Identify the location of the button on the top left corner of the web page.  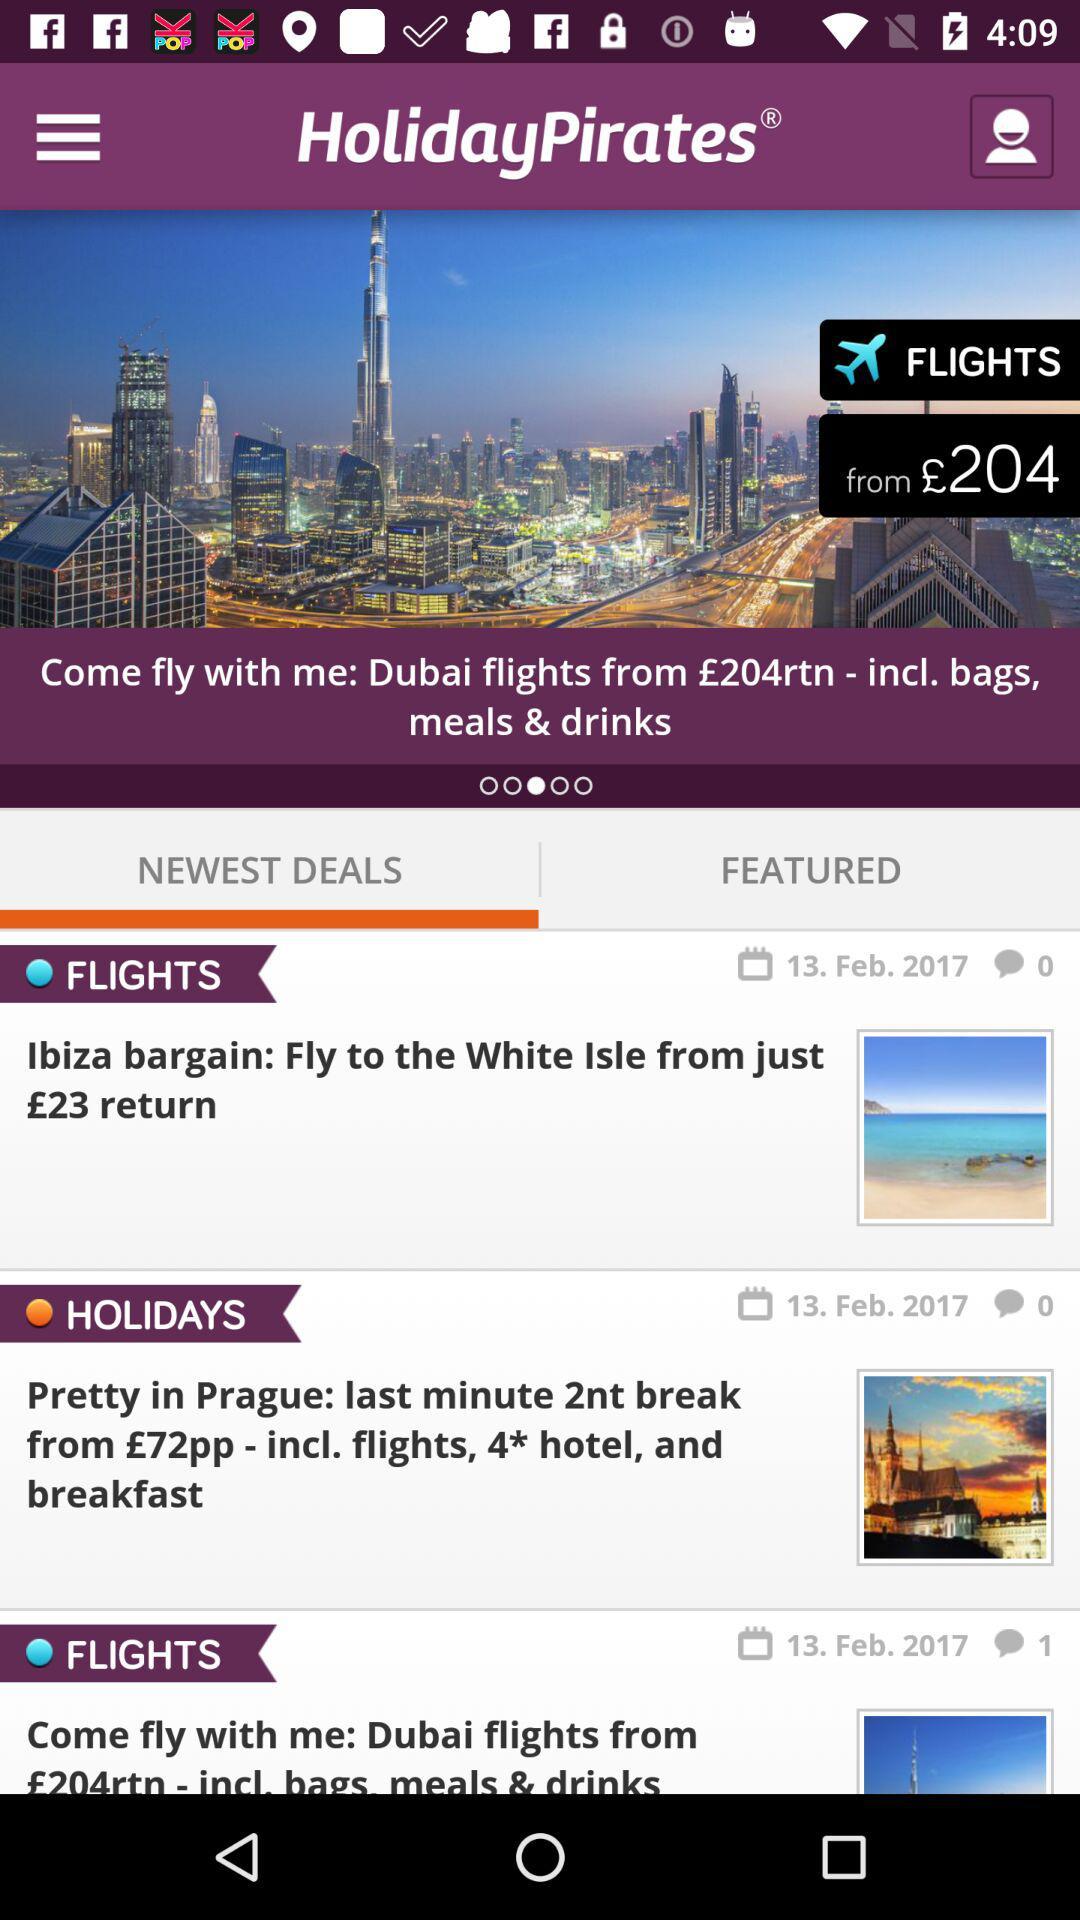
(87, 136).